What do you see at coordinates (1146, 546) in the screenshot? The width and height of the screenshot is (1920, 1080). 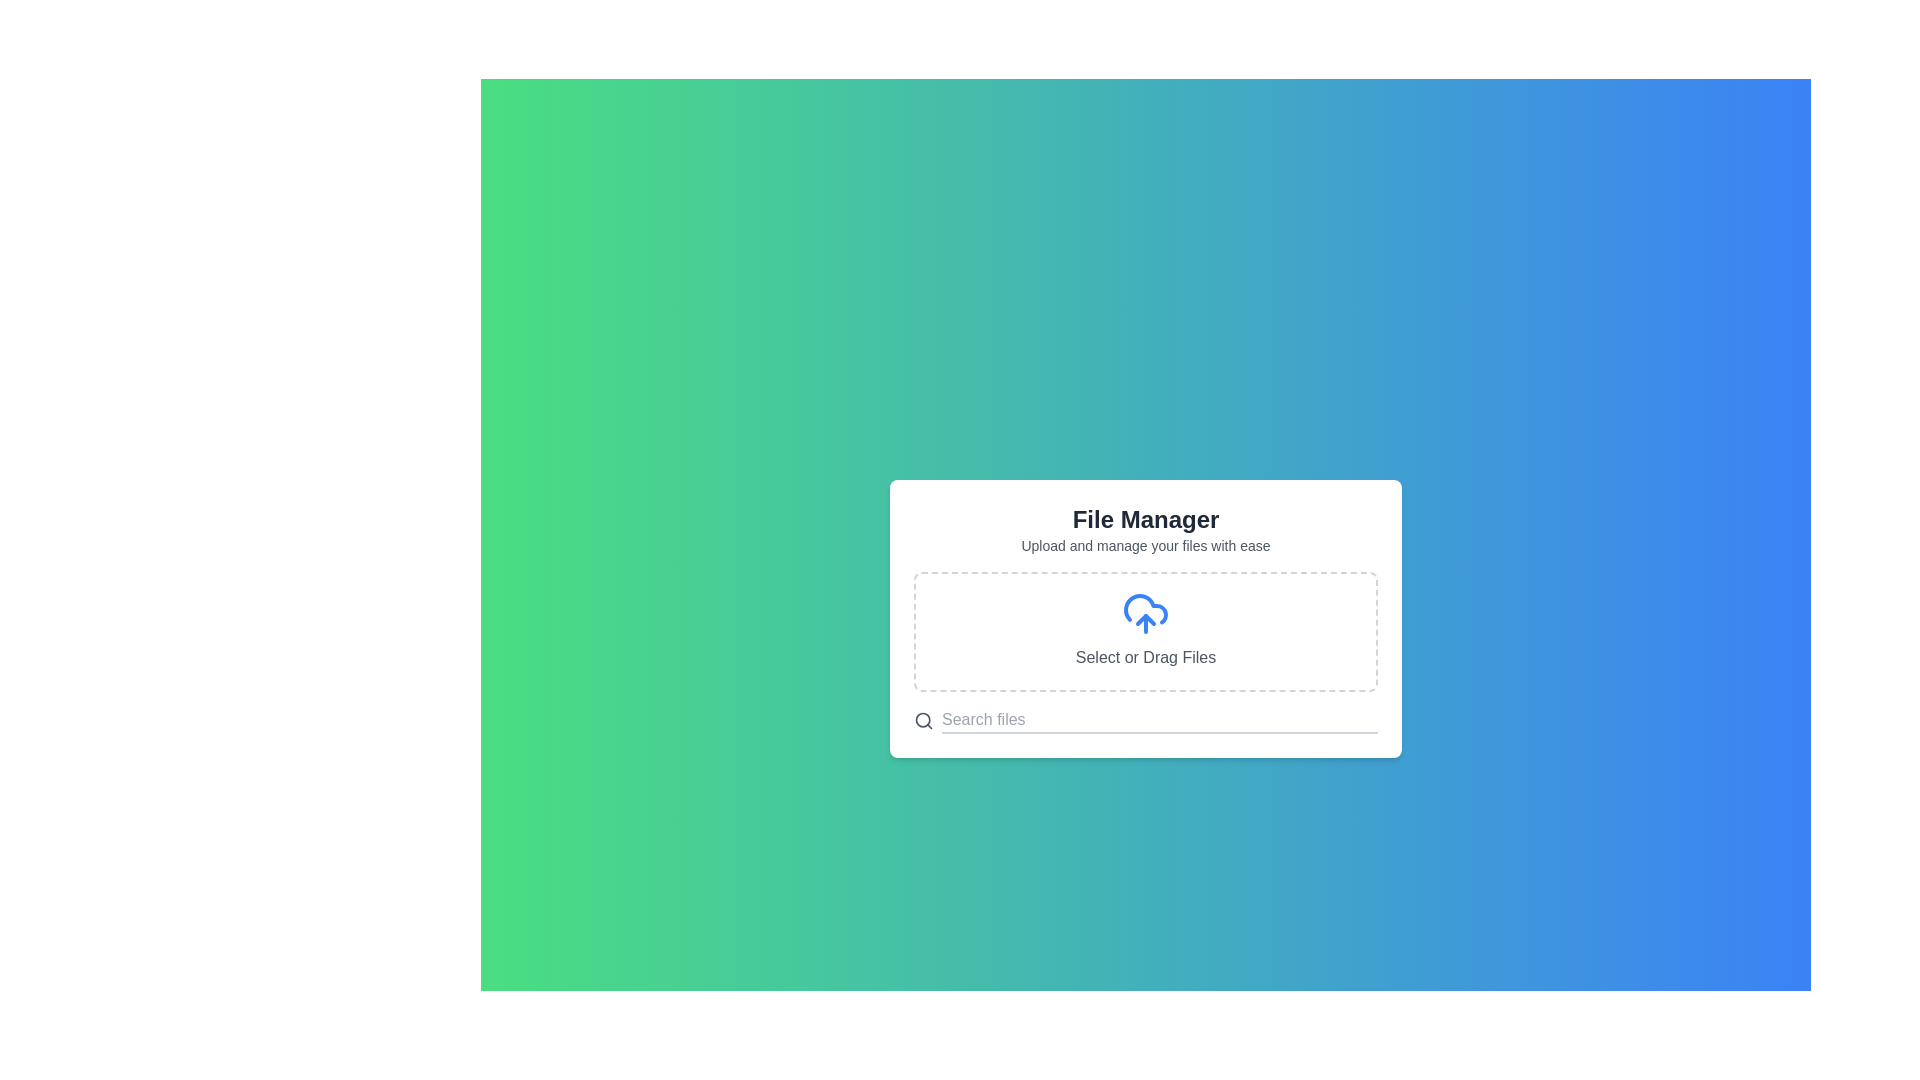 I see `the text label that provides supportive information about the 'File Manager', positioned directly beneath the primary title` at bounding box center [1146, 546].